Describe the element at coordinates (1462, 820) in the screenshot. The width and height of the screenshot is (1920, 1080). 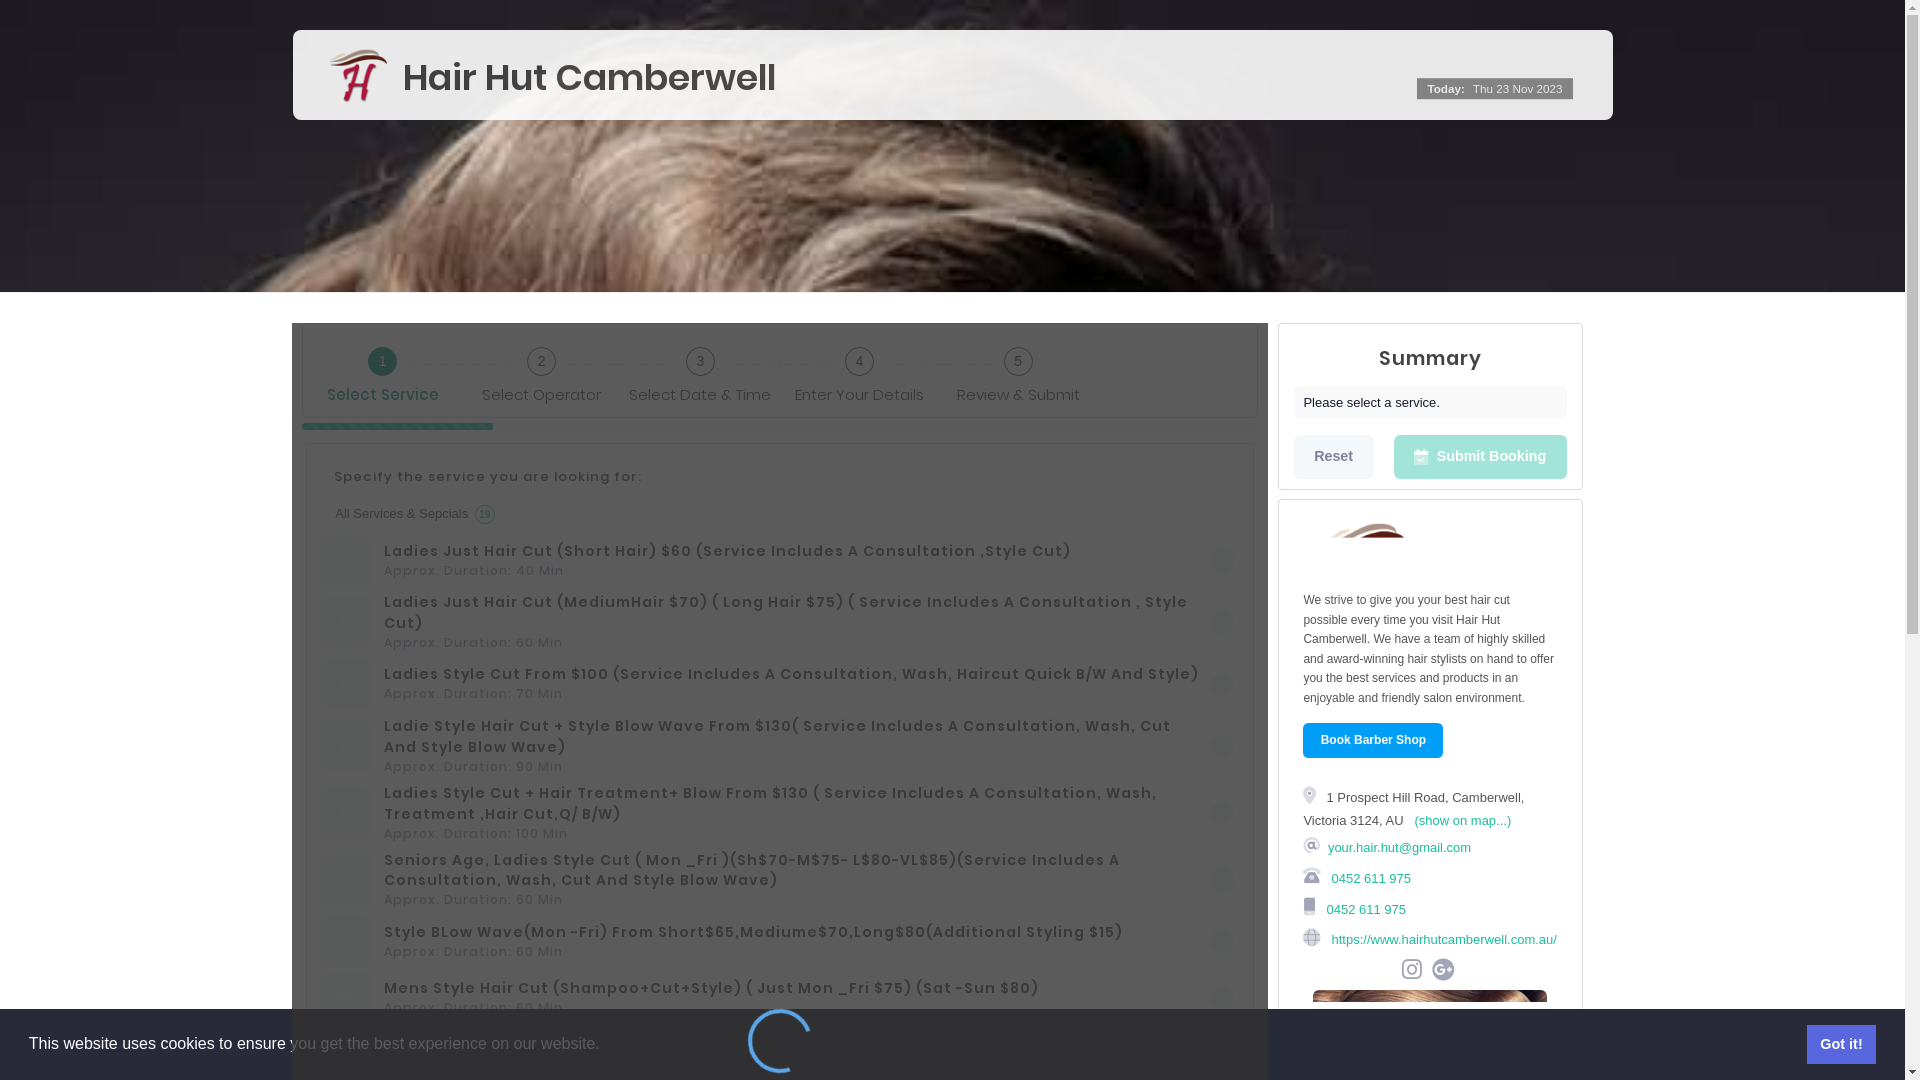
I see `'(show on map...)'` at that location.